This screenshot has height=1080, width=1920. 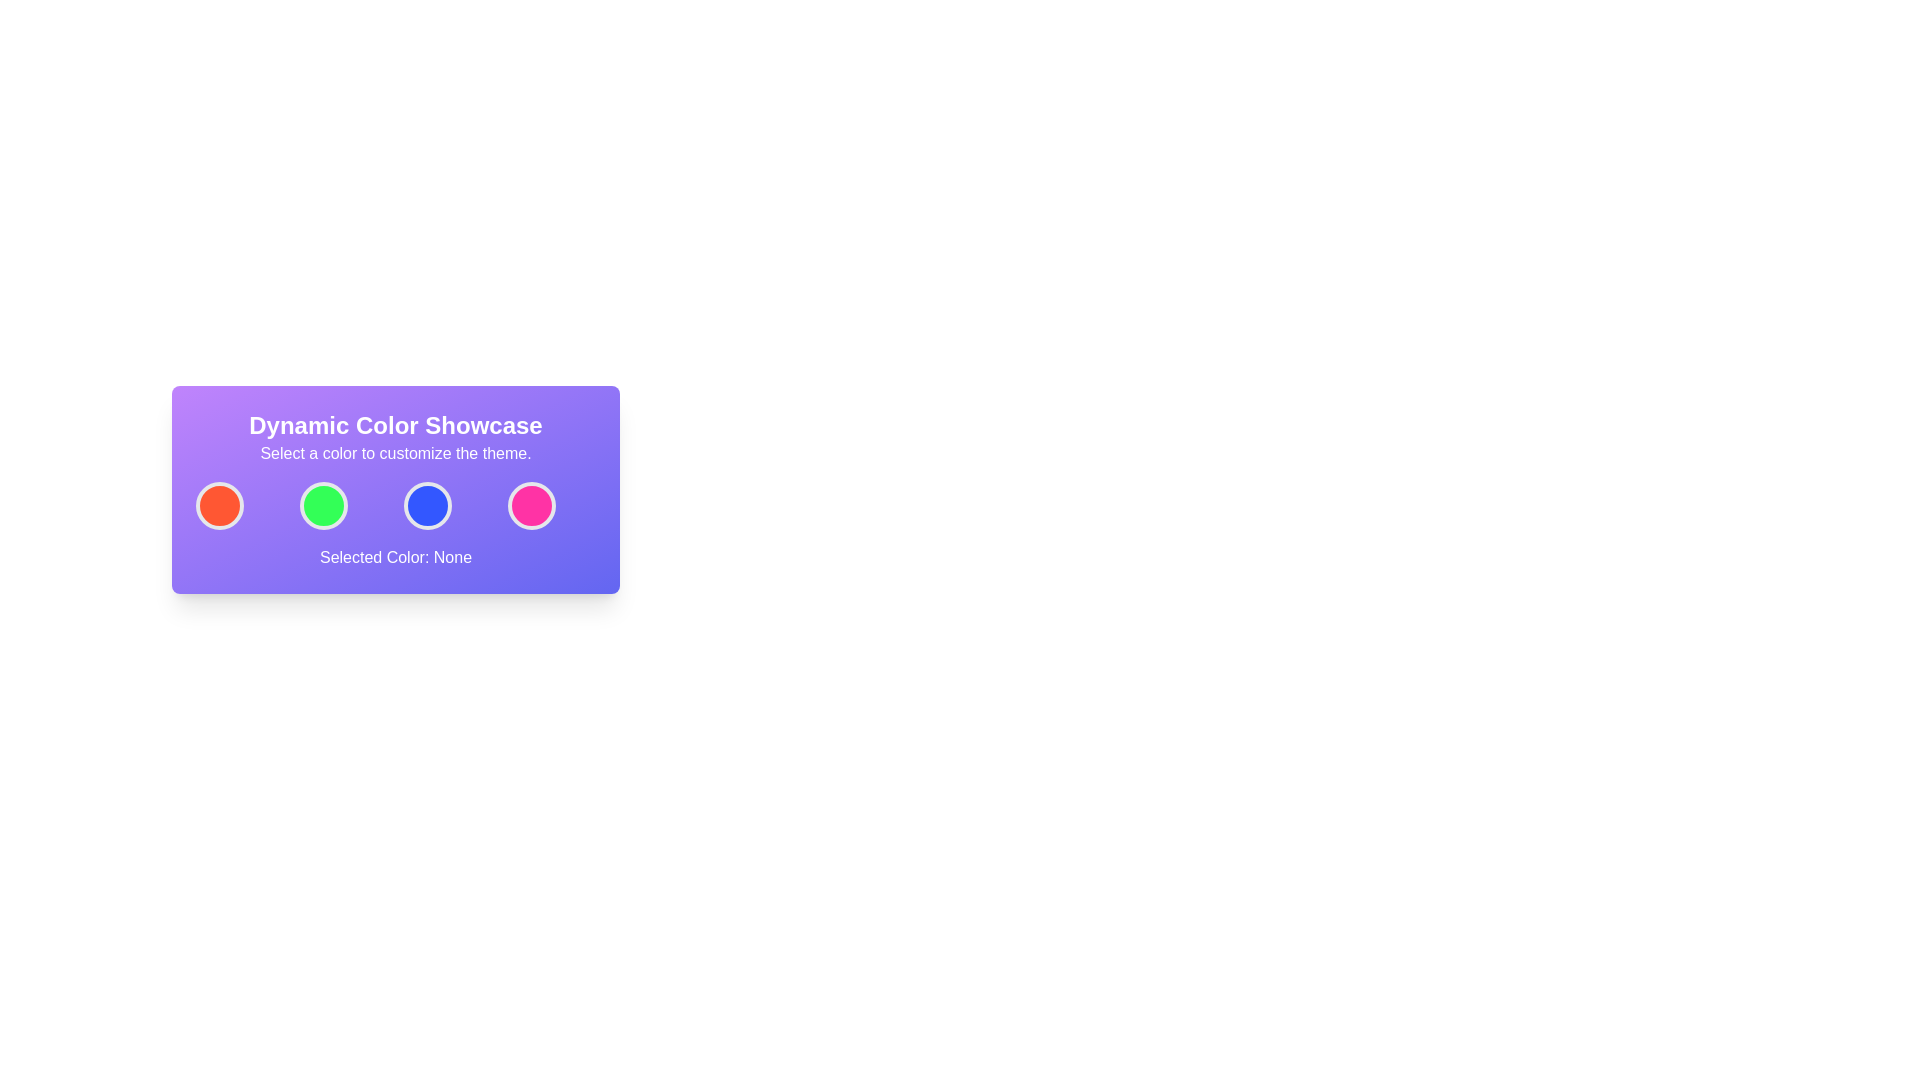 I want to click on the static text block that reads 'Select a color to customize the theme.' which is centrally aligned below the heading 'Dynamic Color Showcase', so click(x=395, y=454).